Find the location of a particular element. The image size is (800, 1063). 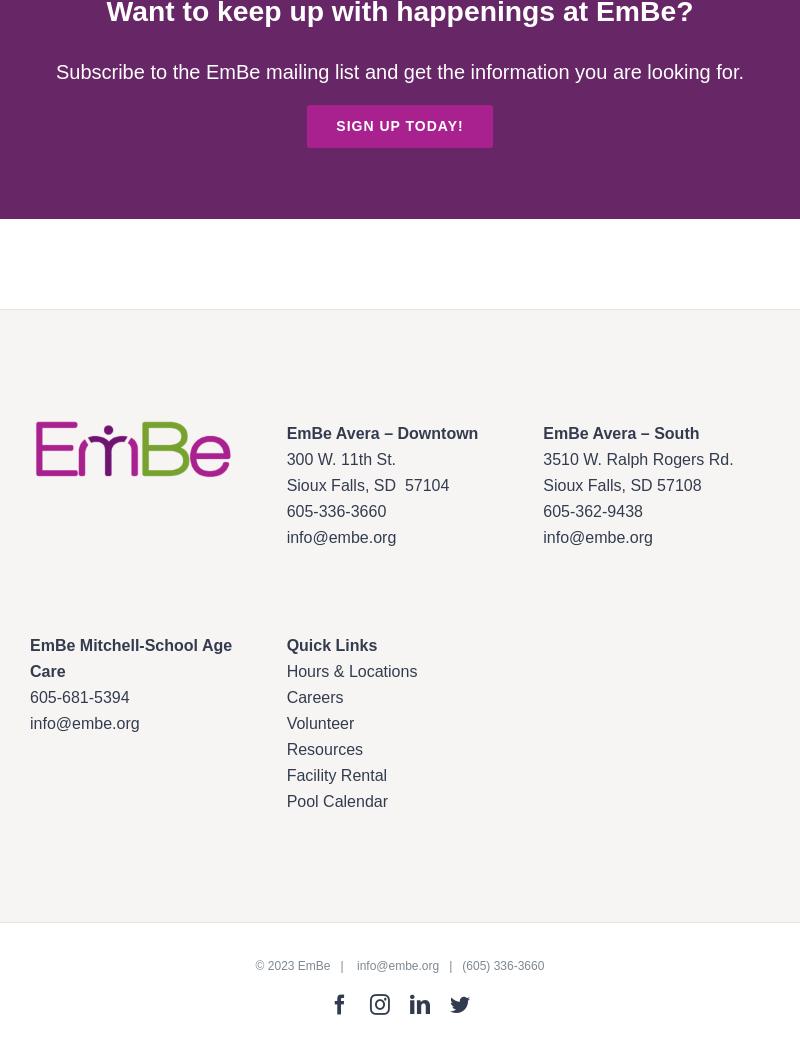

'3510 W. Ralph Rogers Rd.' is located at coordinates (637, 459).